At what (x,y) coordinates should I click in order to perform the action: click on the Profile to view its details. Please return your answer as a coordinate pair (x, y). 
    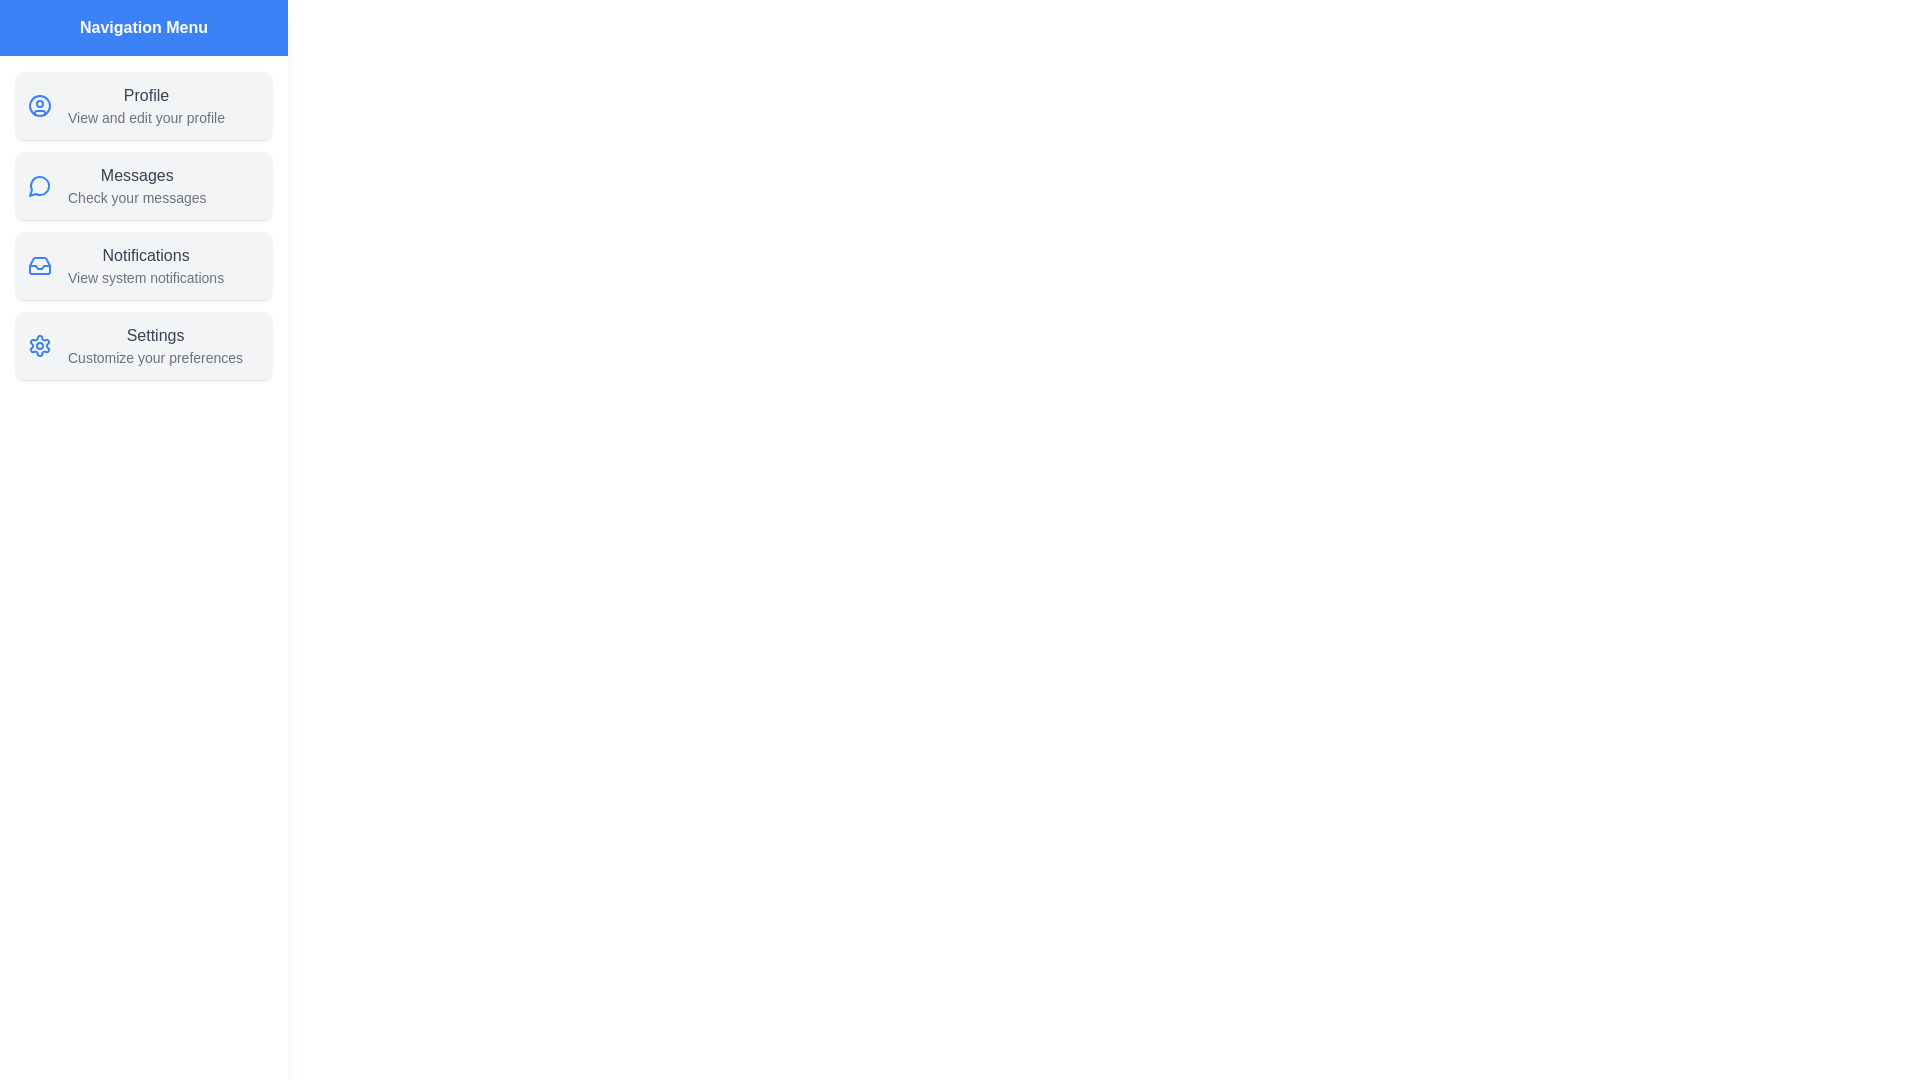
    Looking at the image, I should click on (143, 105).